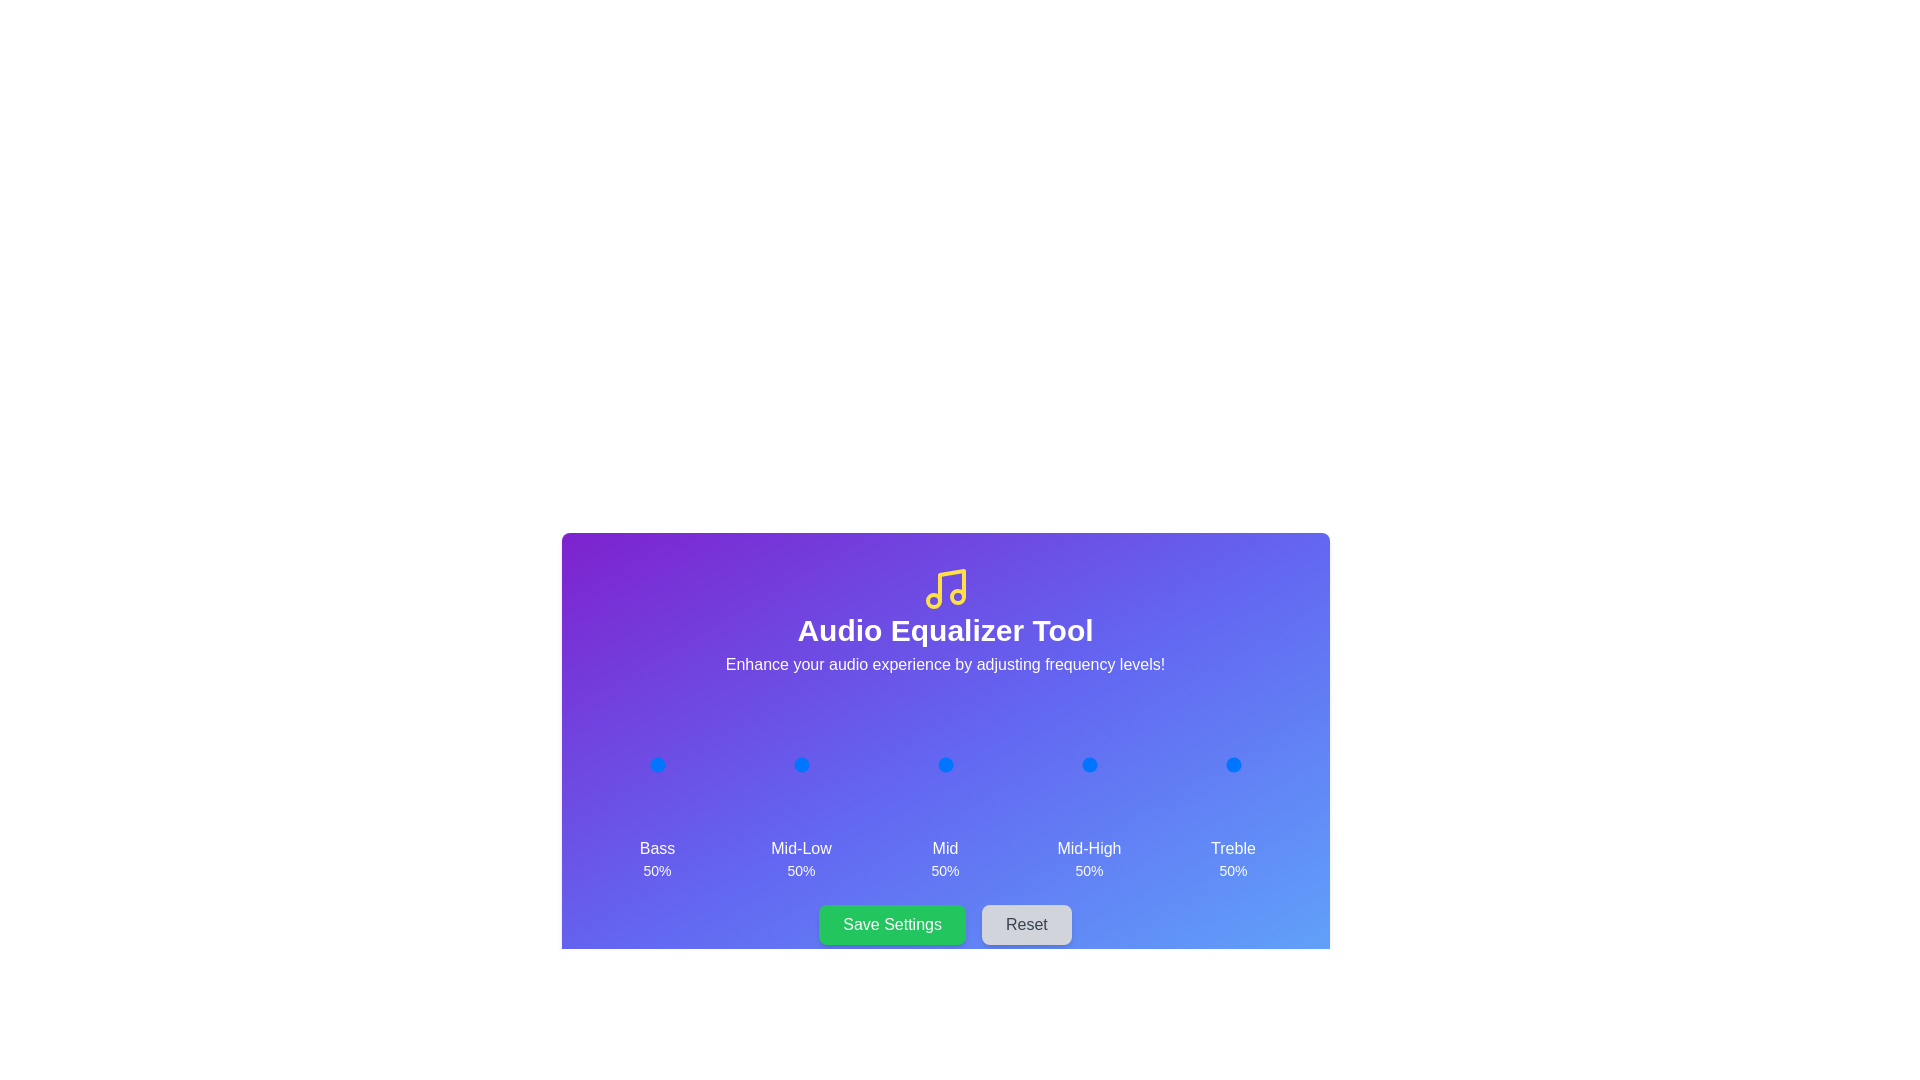 The image size is (1920, 1080). Describe the element at coordinates (1107, 764) in the screenshot. I see `the 3 slider to 79%` at that location.